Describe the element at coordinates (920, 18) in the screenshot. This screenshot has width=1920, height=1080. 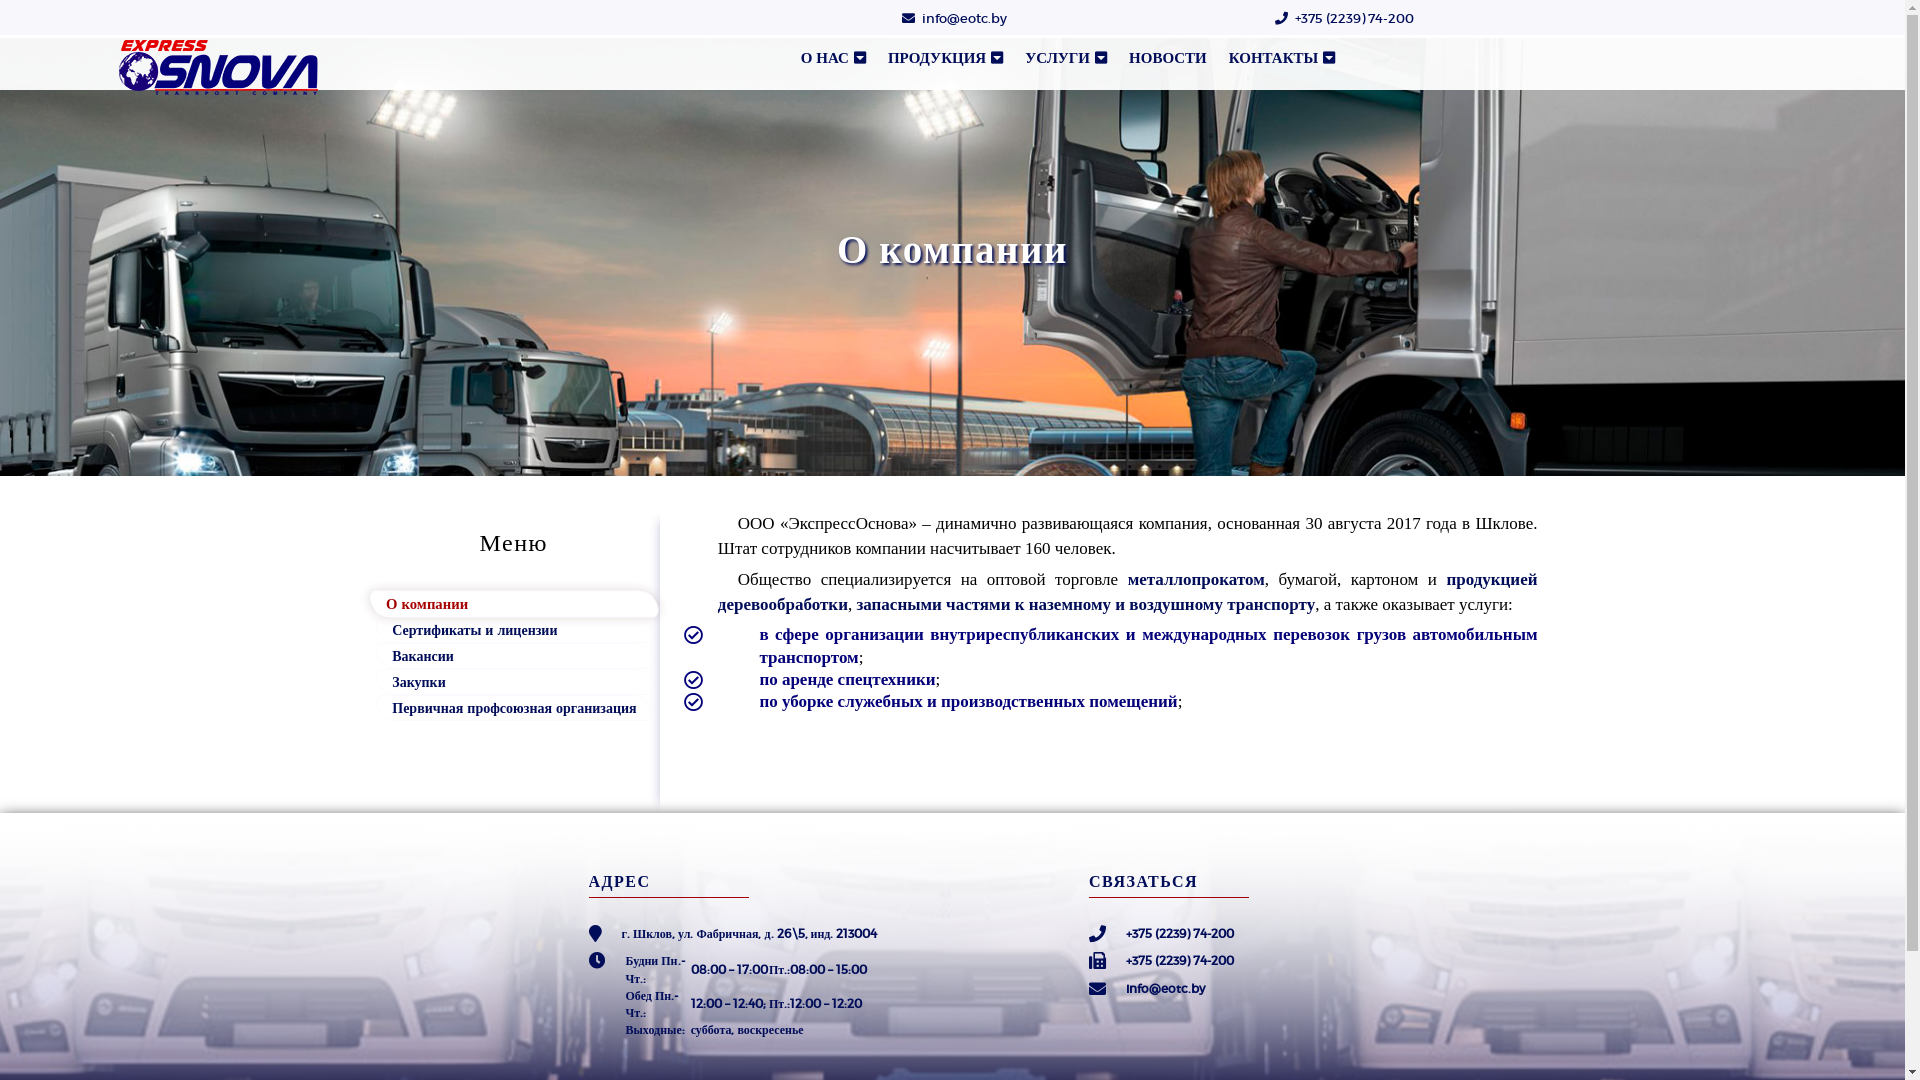
I see `'info@eotc.by'` at that location.